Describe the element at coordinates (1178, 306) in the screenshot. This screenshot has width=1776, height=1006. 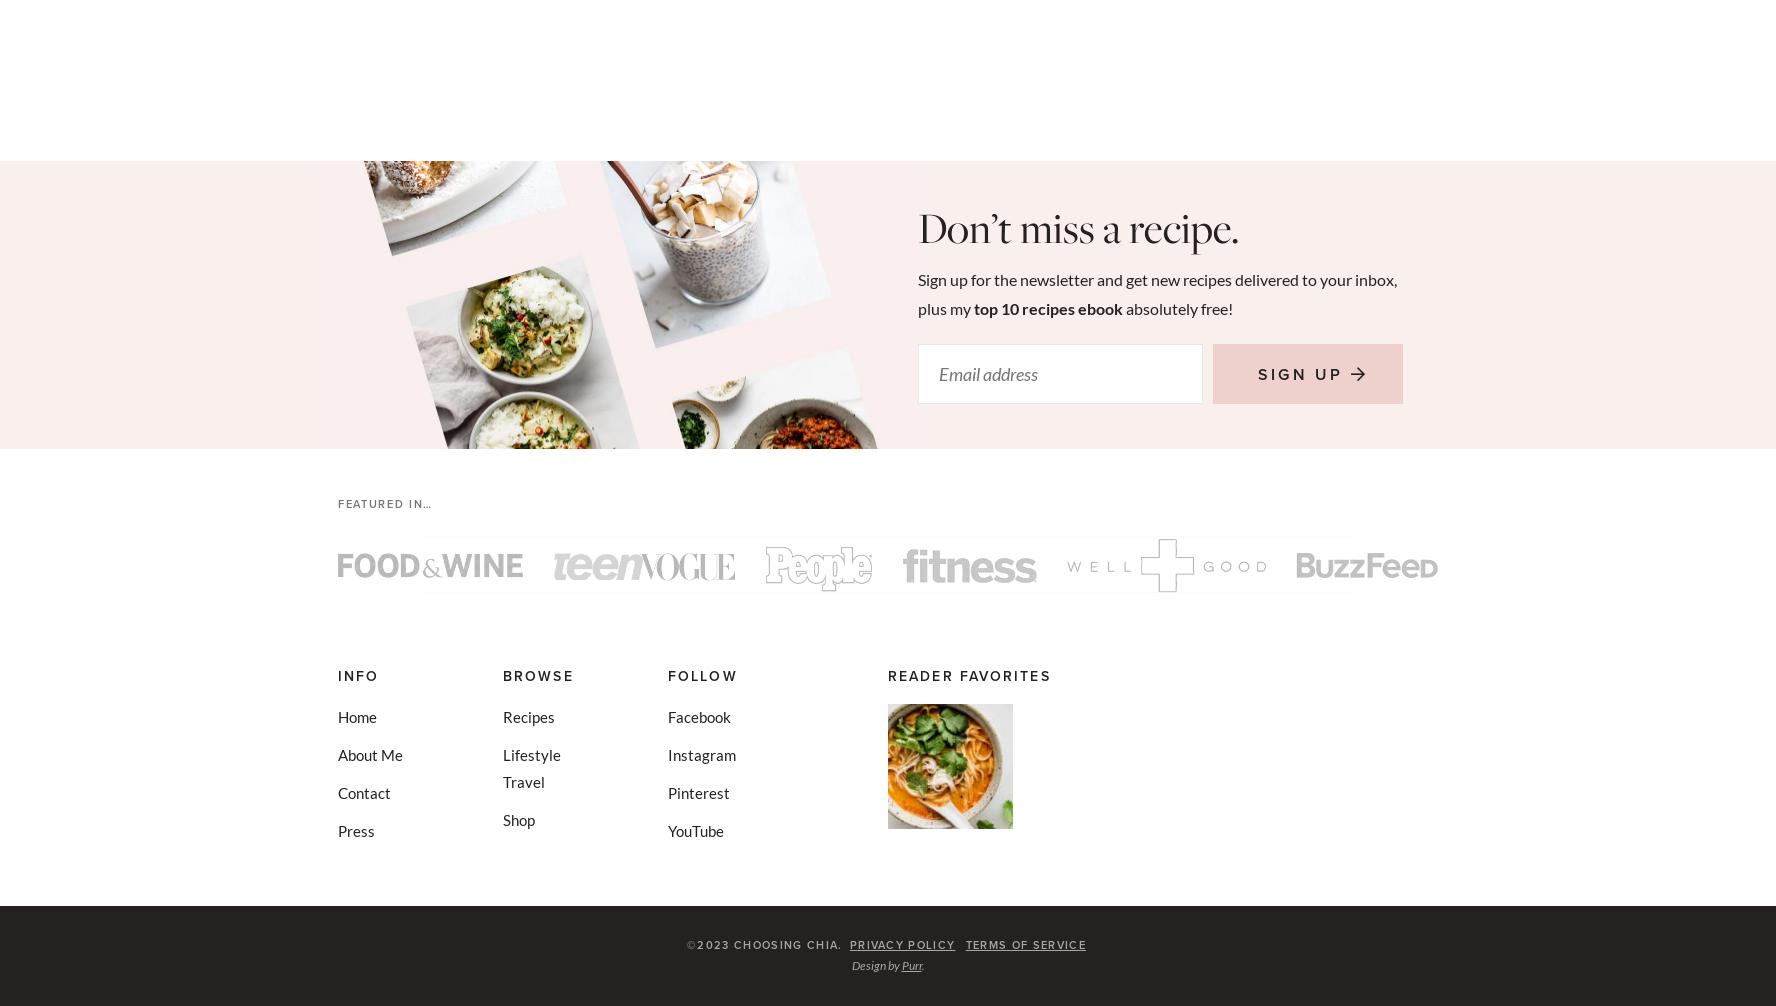
I see `'absolutely free!'` at that location.